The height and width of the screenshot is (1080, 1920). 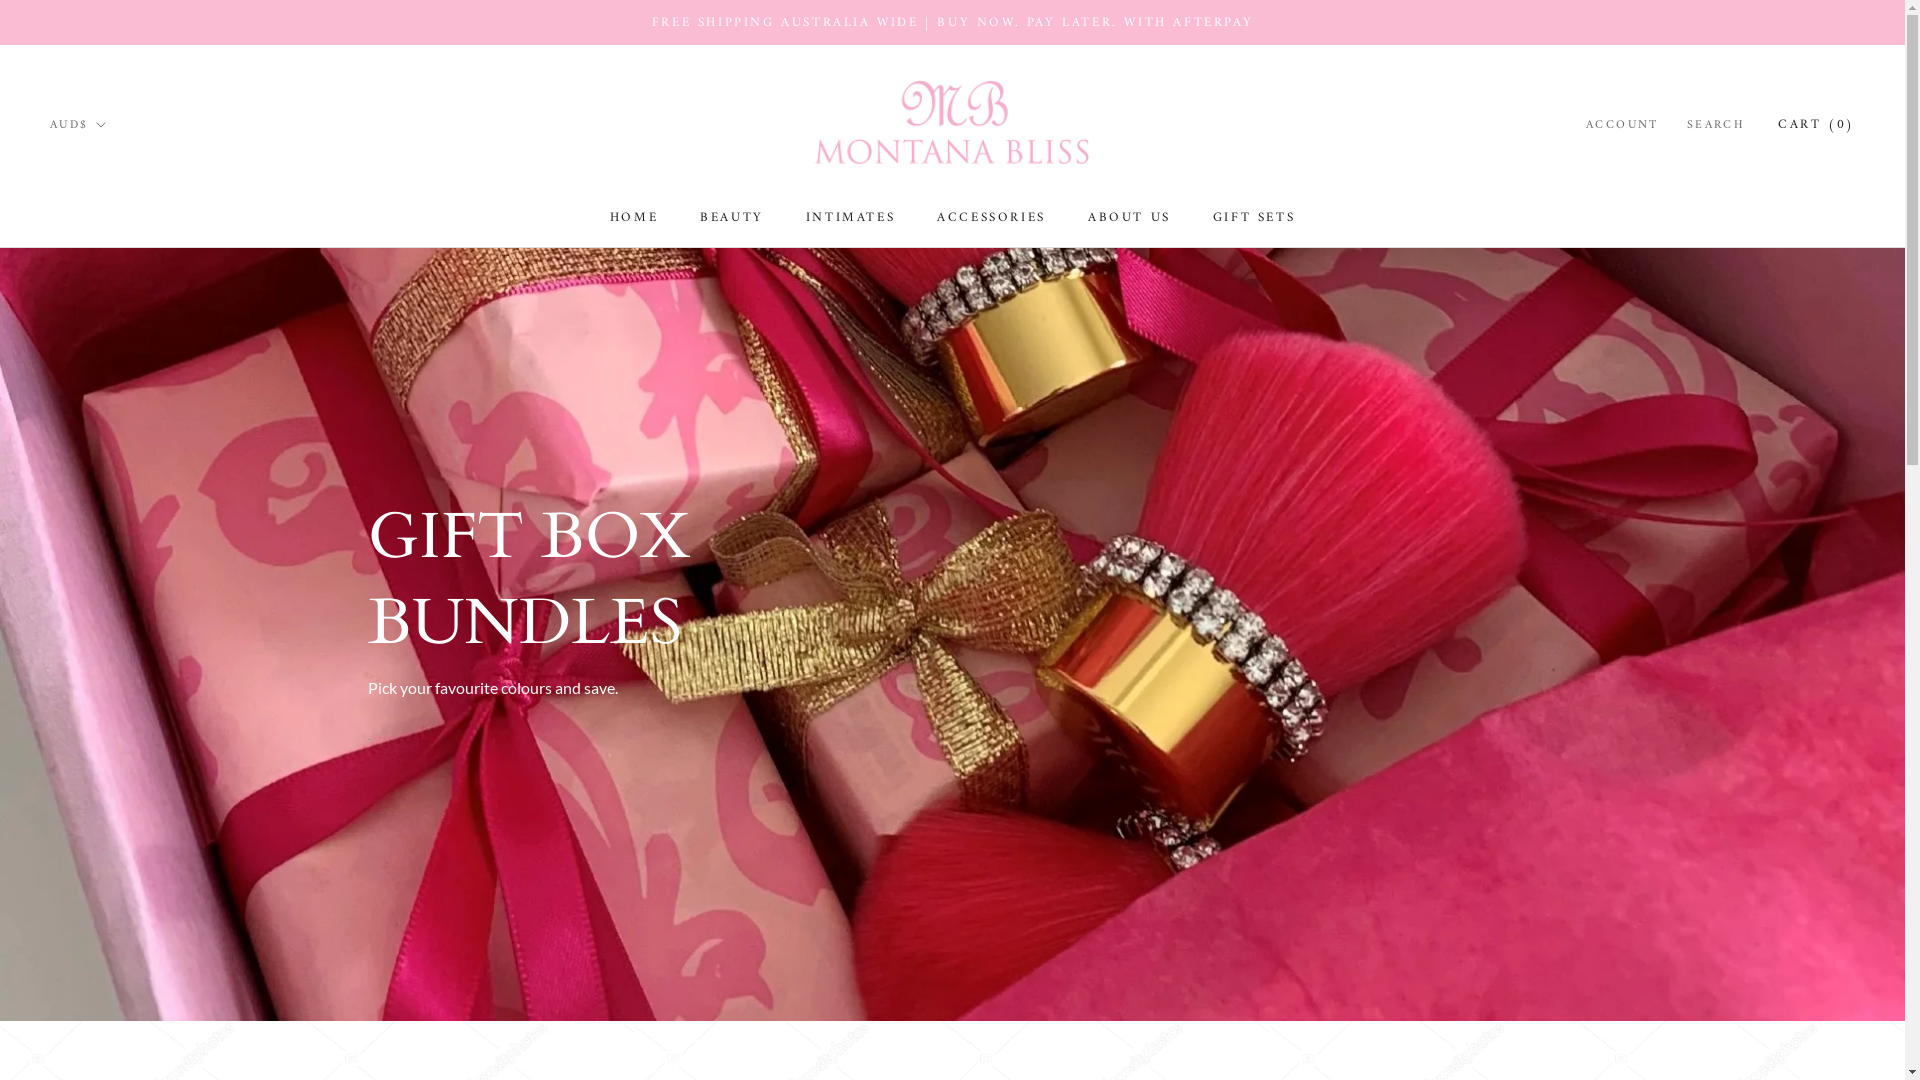 I want to click on 'AFN', so click(x=49, y=200).